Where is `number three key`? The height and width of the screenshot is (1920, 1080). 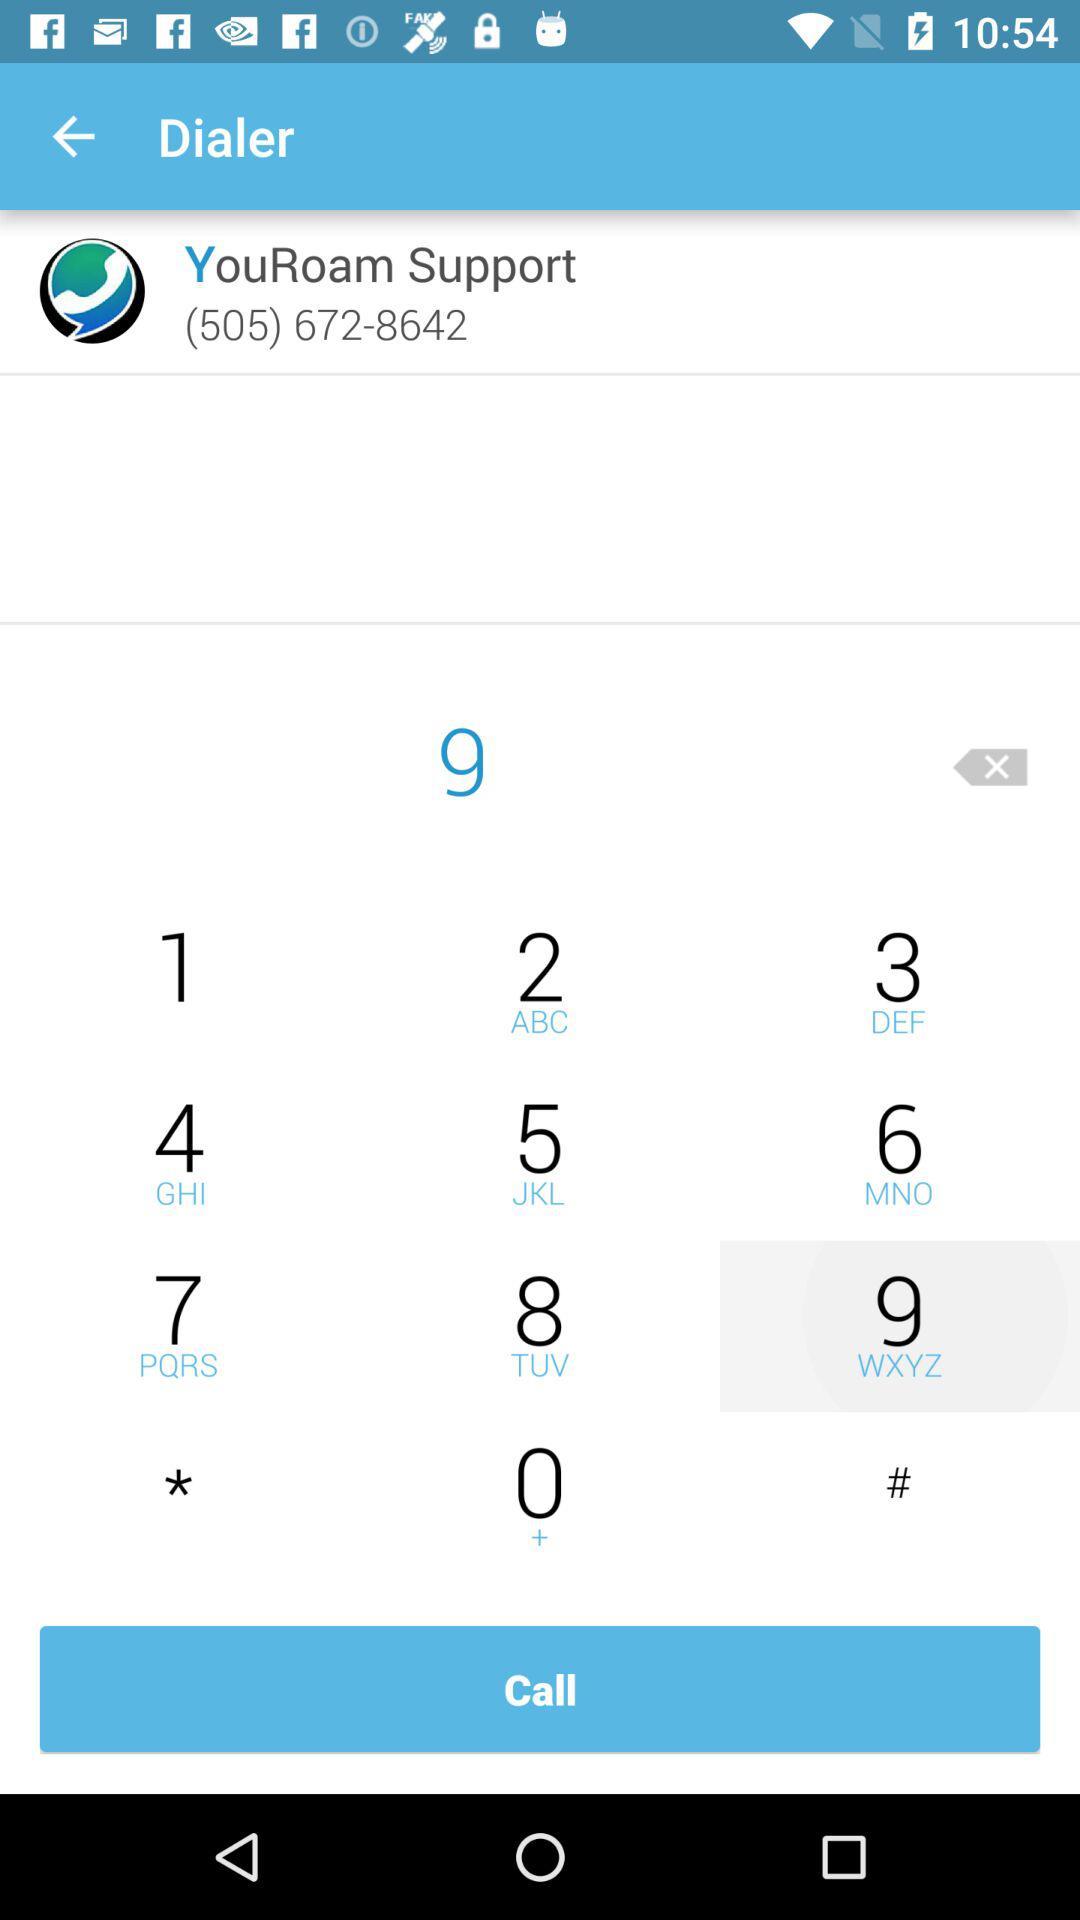 number three key is located at coordinates (898, 982).